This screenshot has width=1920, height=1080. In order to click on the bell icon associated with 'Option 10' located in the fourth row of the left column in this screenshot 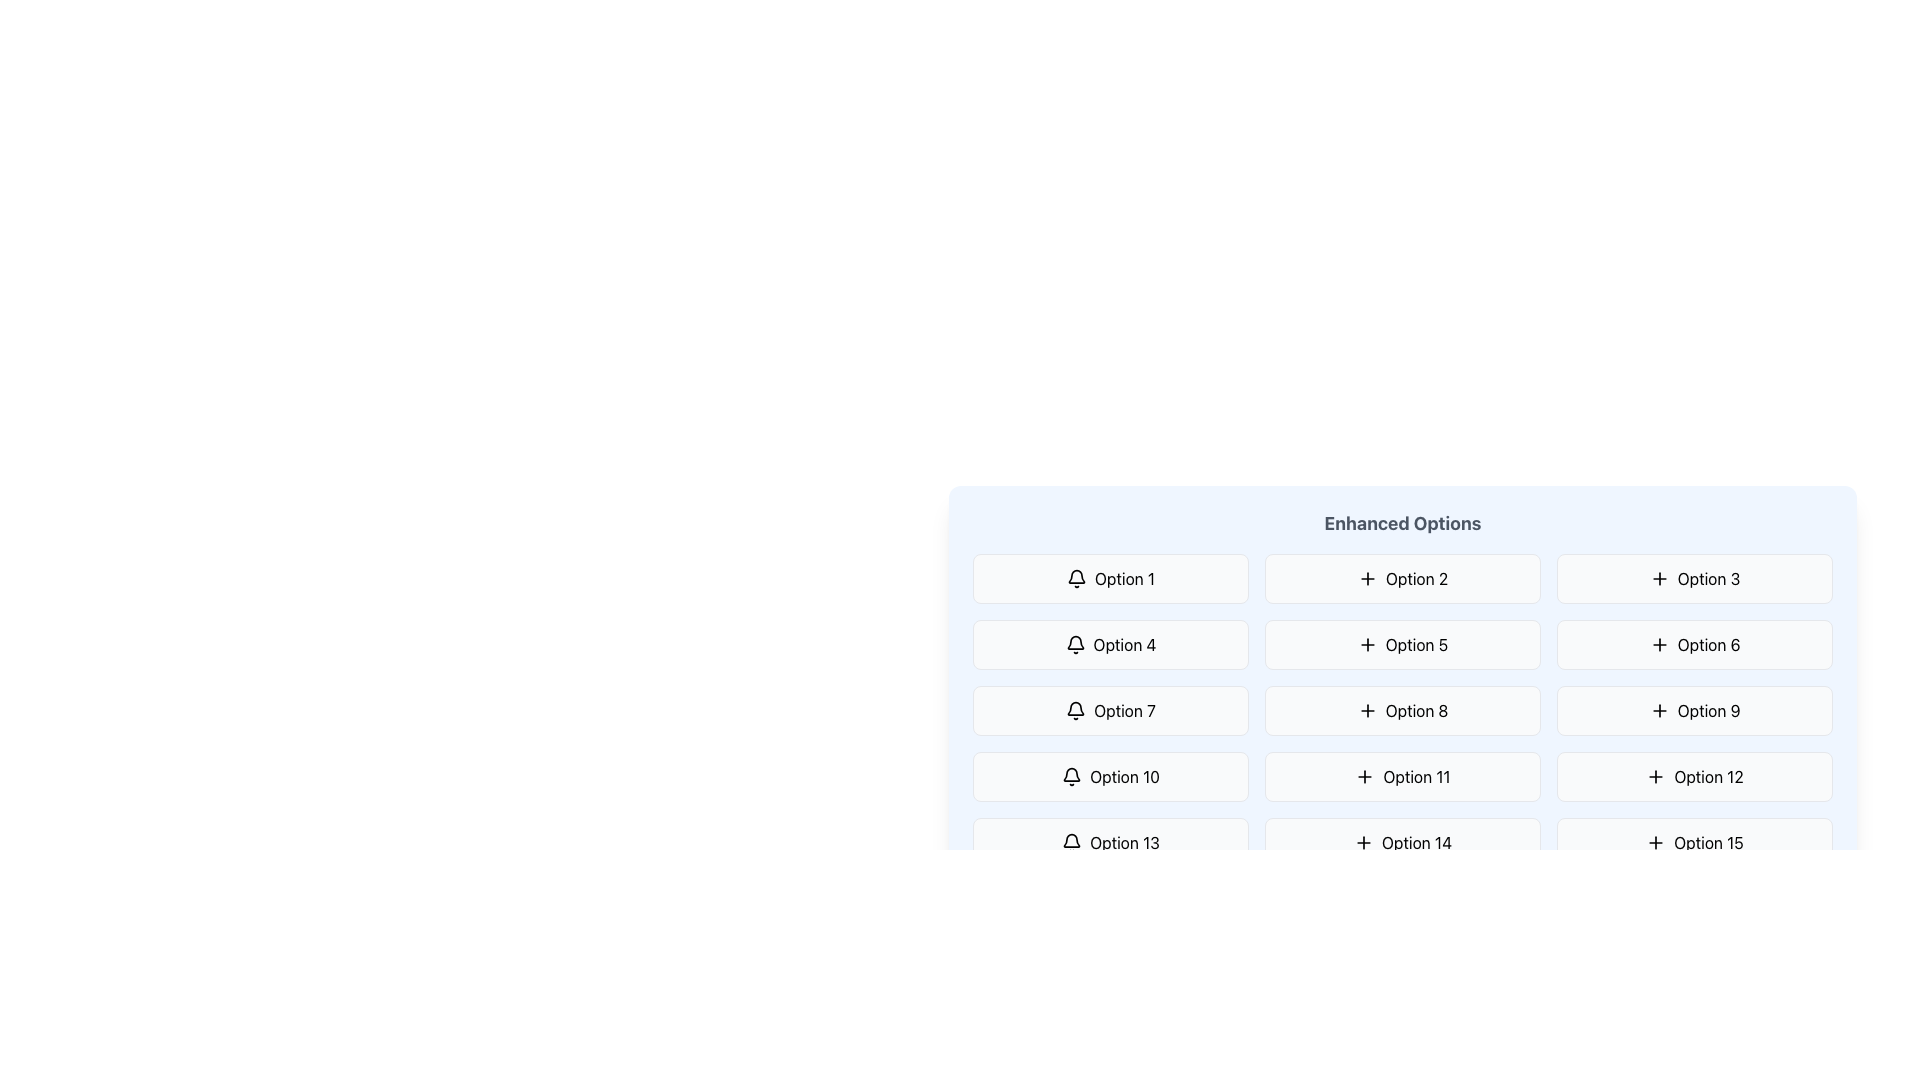, I will do `click(1071, 773)`.